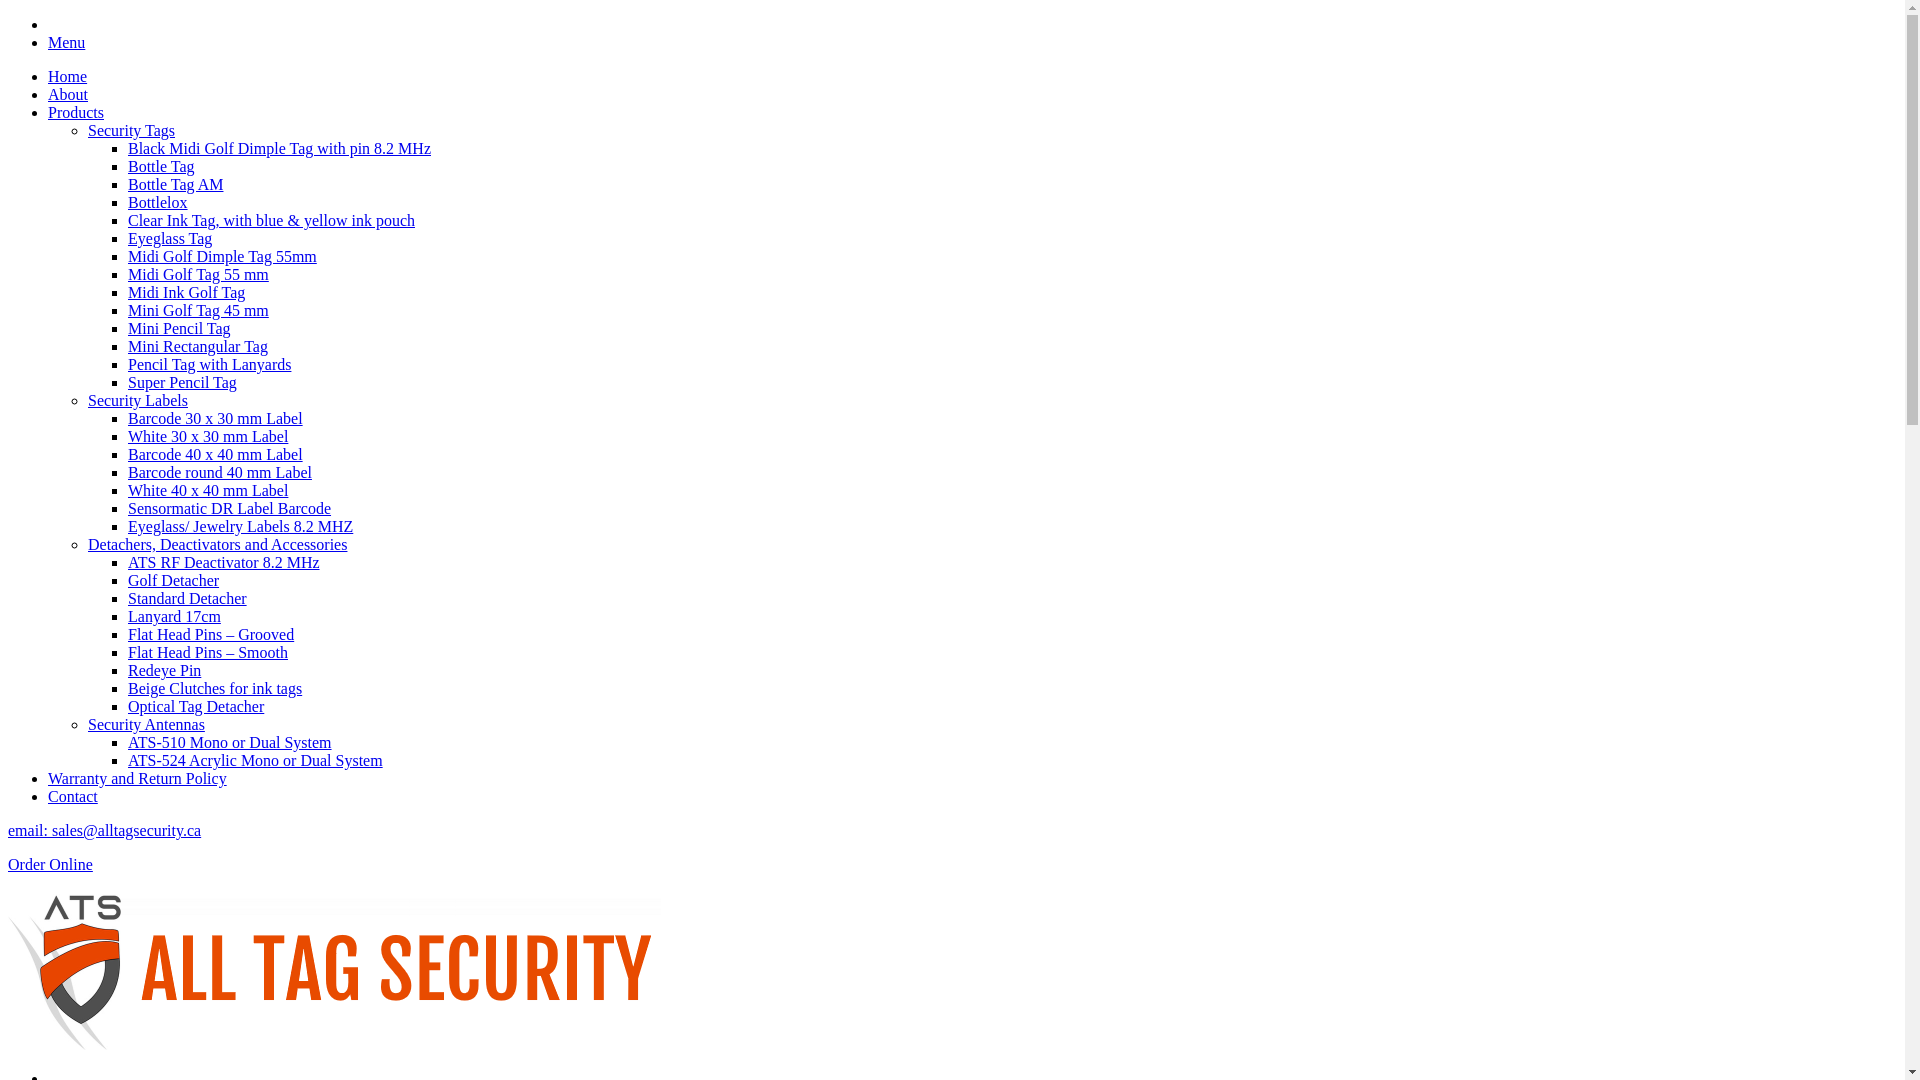  I want to click on 'Pencil Tag with Lanyards', so click(209, 364).